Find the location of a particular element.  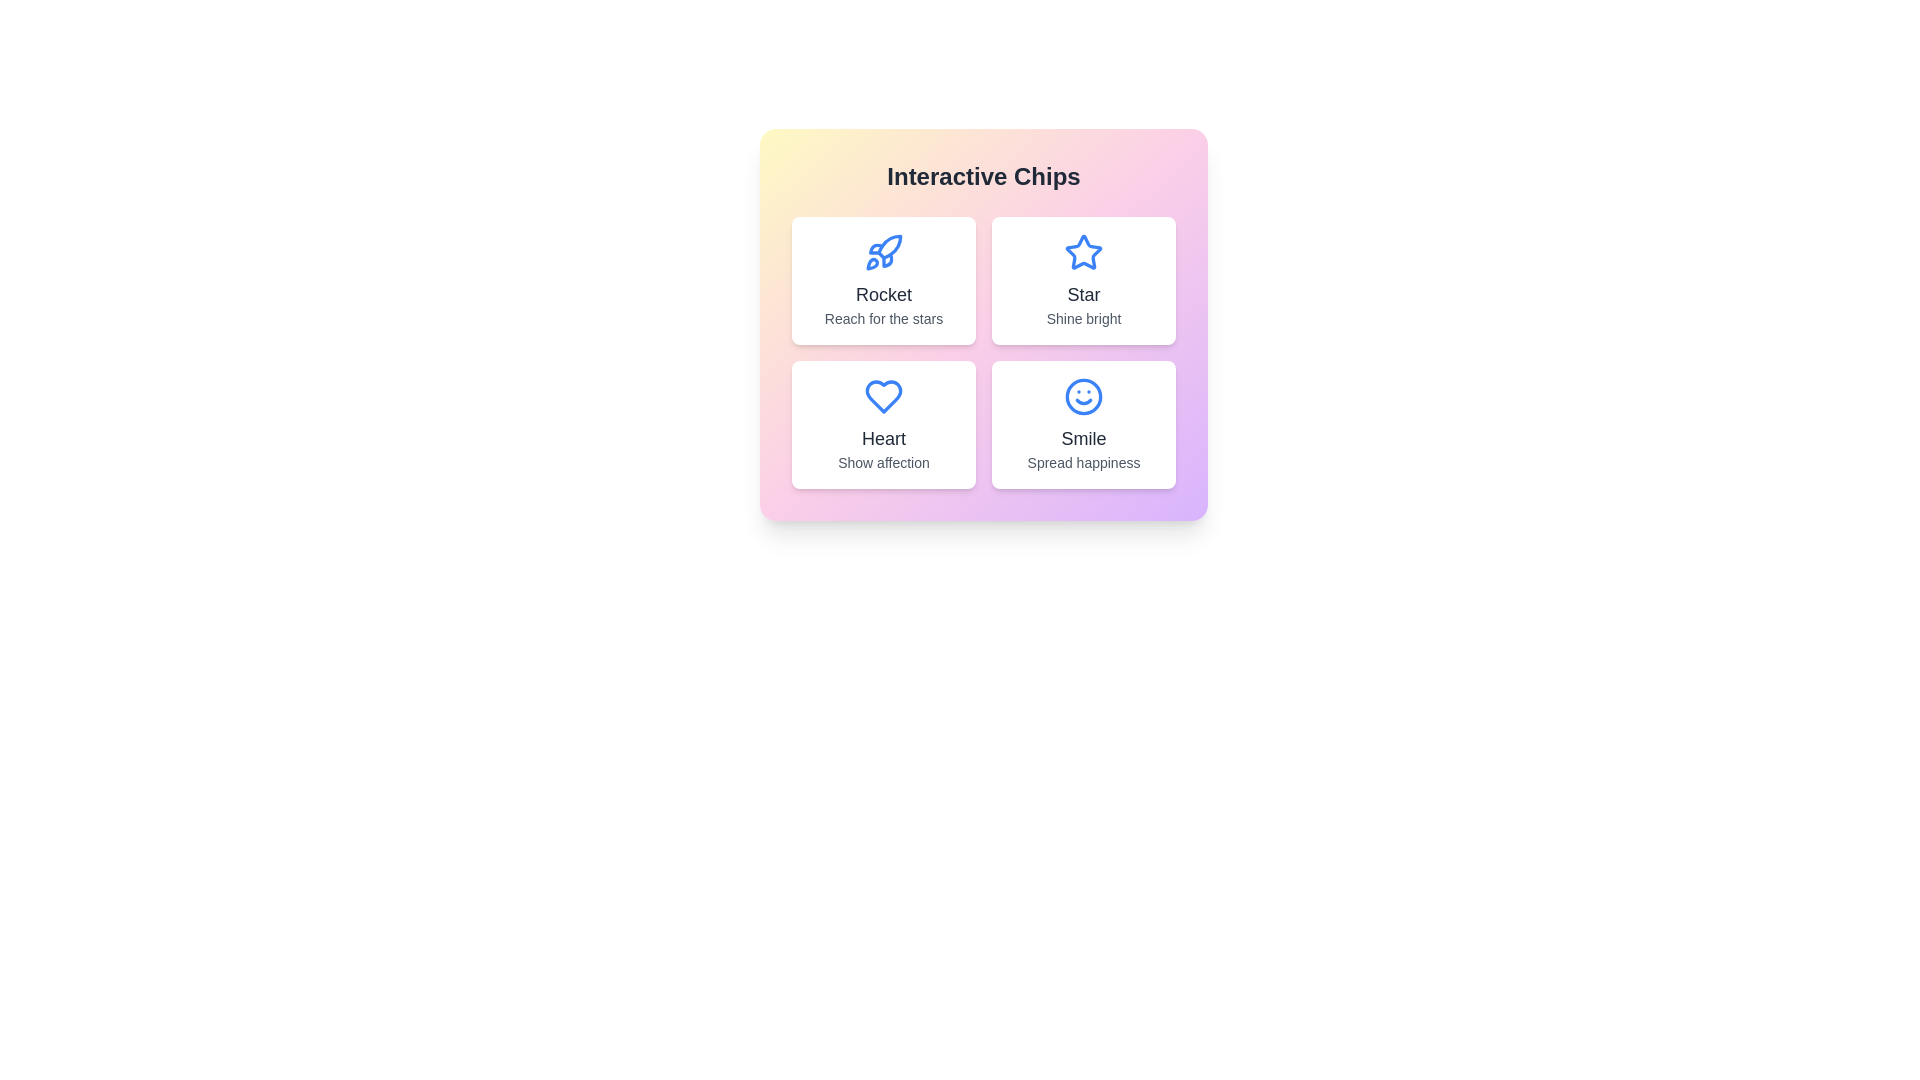

the chip labeled Star is located at coordinates (1083, 281).